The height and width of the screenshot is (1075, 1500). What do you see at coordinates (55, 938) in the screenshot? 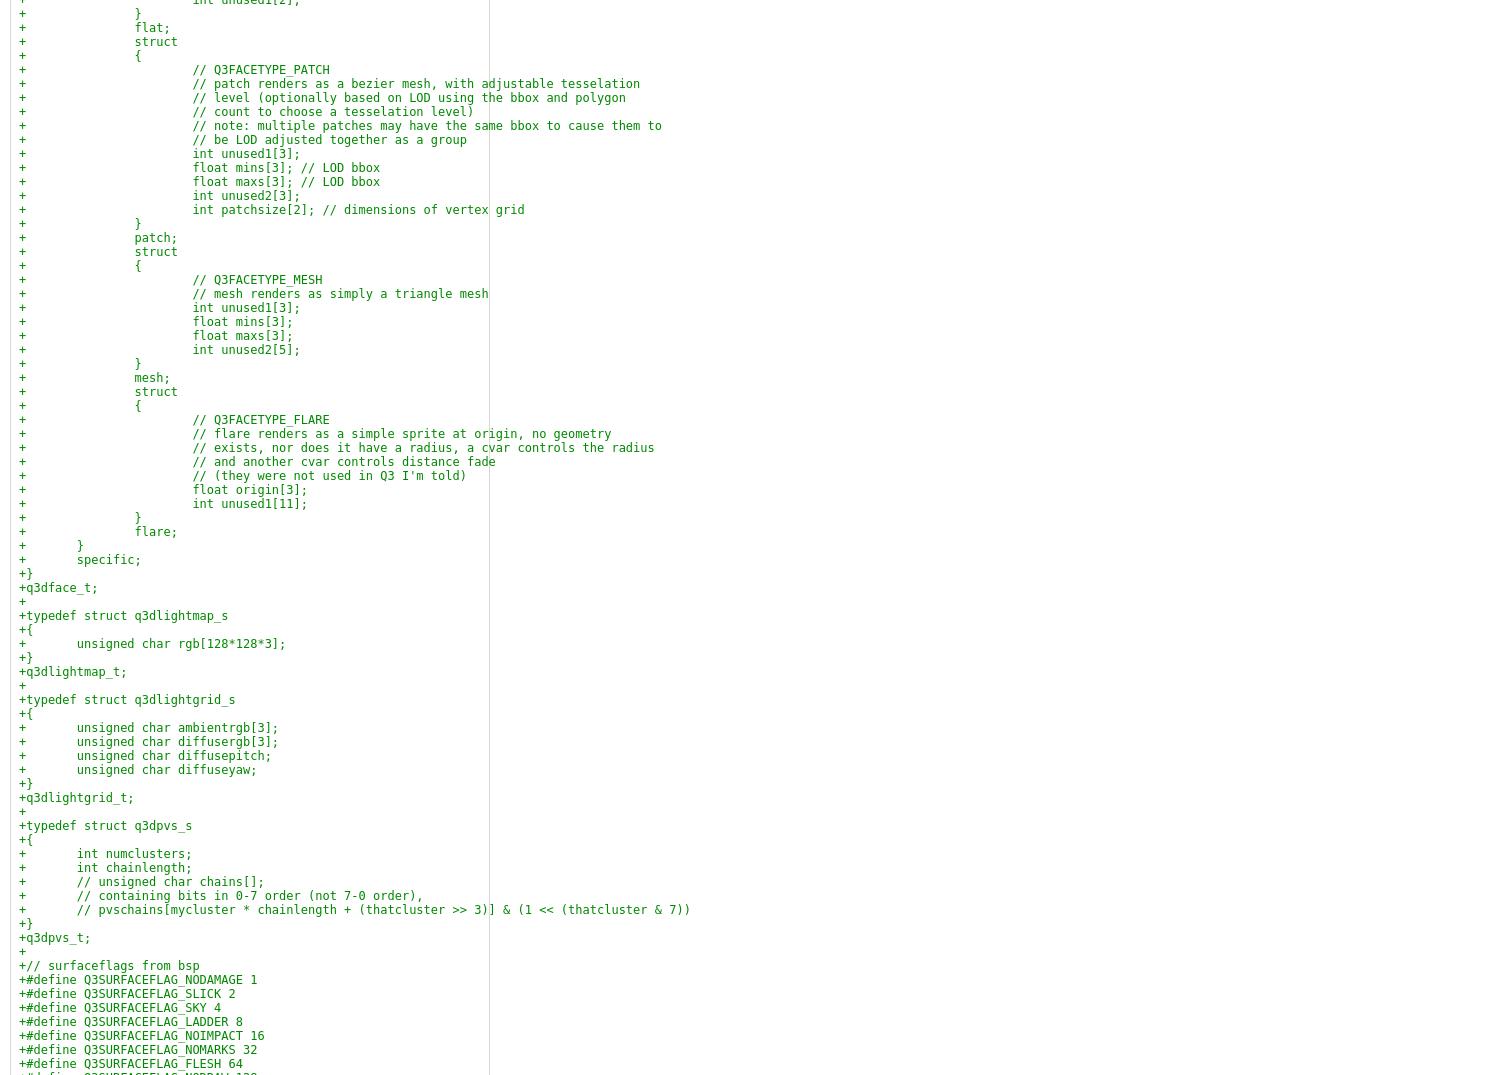
I see `'+q3dpvs_t;'` at bounding box center [55, 938].